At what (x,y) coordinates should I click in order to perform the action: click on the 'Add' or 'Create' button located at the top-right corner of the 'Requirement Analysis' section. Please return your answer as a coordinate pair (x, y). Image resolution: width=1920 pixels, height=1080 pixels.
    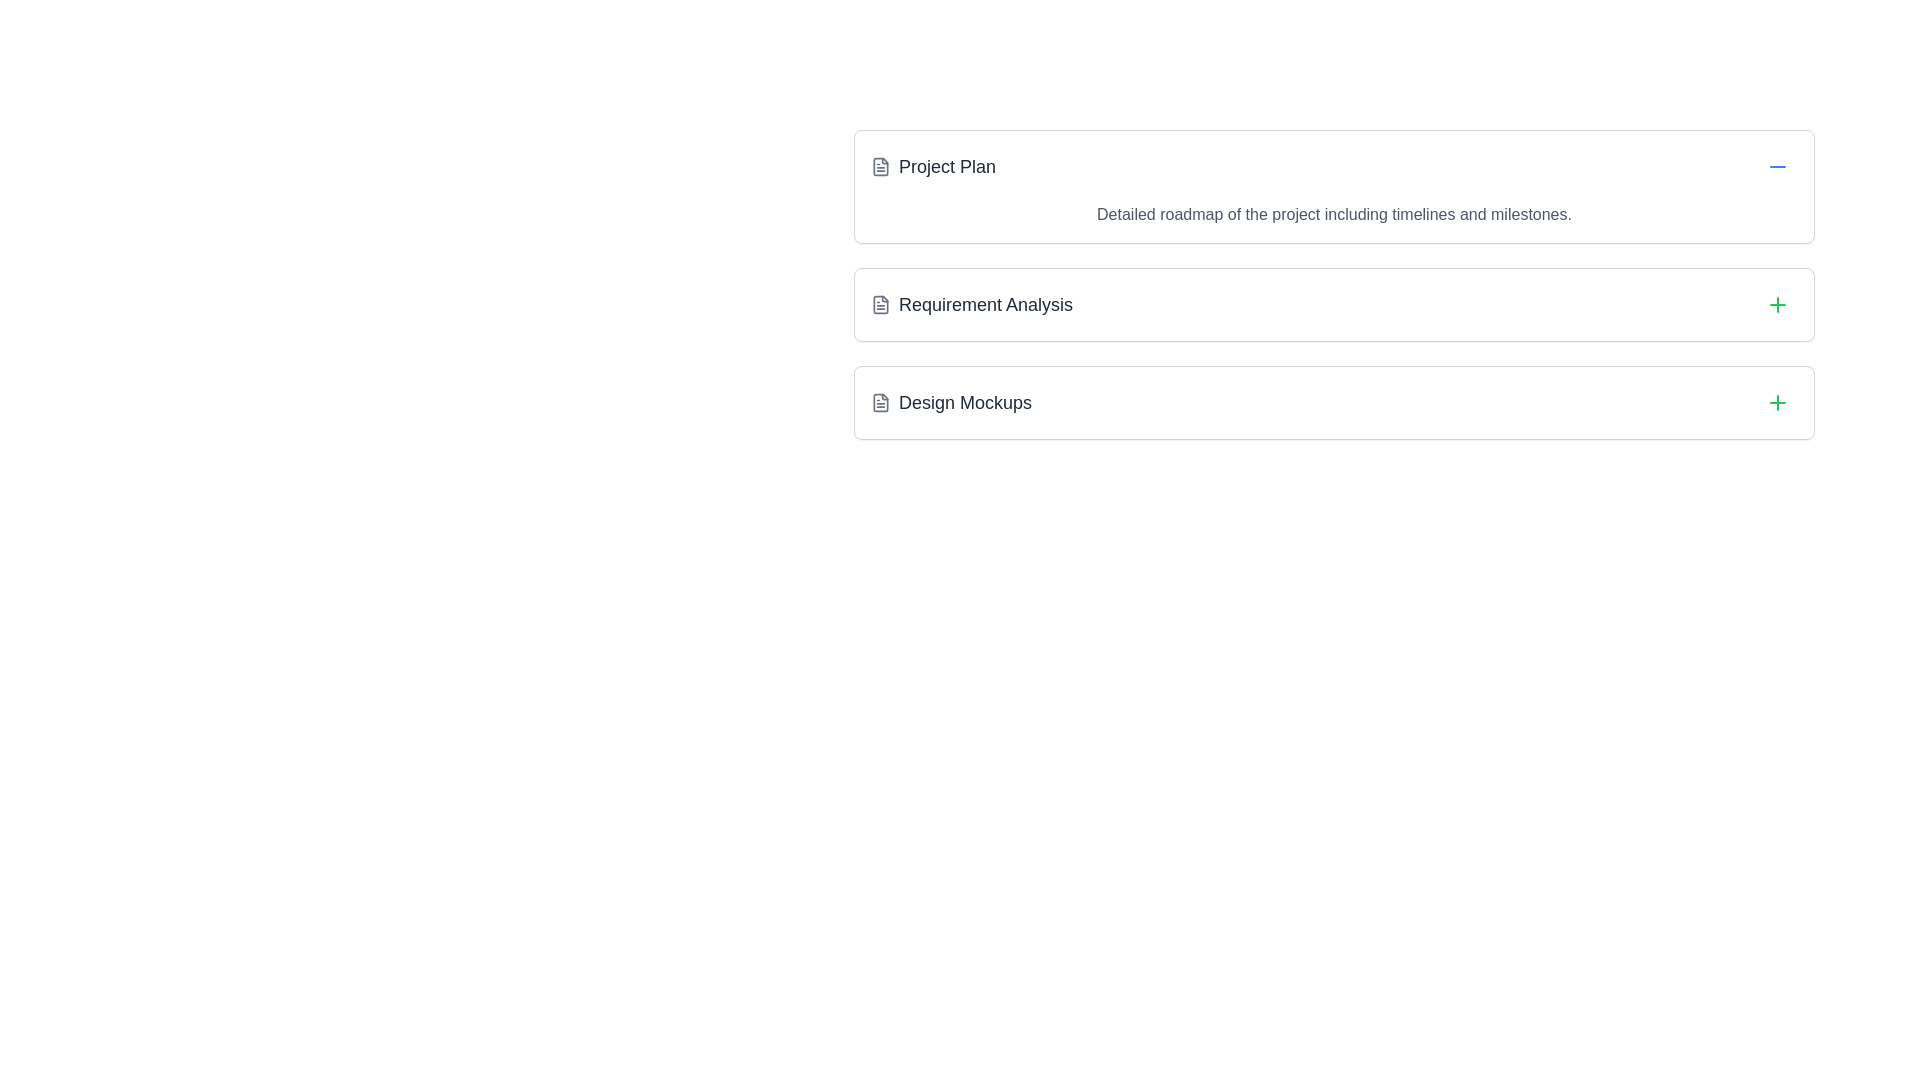
    Looking at the image, I should click on (1777, 304).